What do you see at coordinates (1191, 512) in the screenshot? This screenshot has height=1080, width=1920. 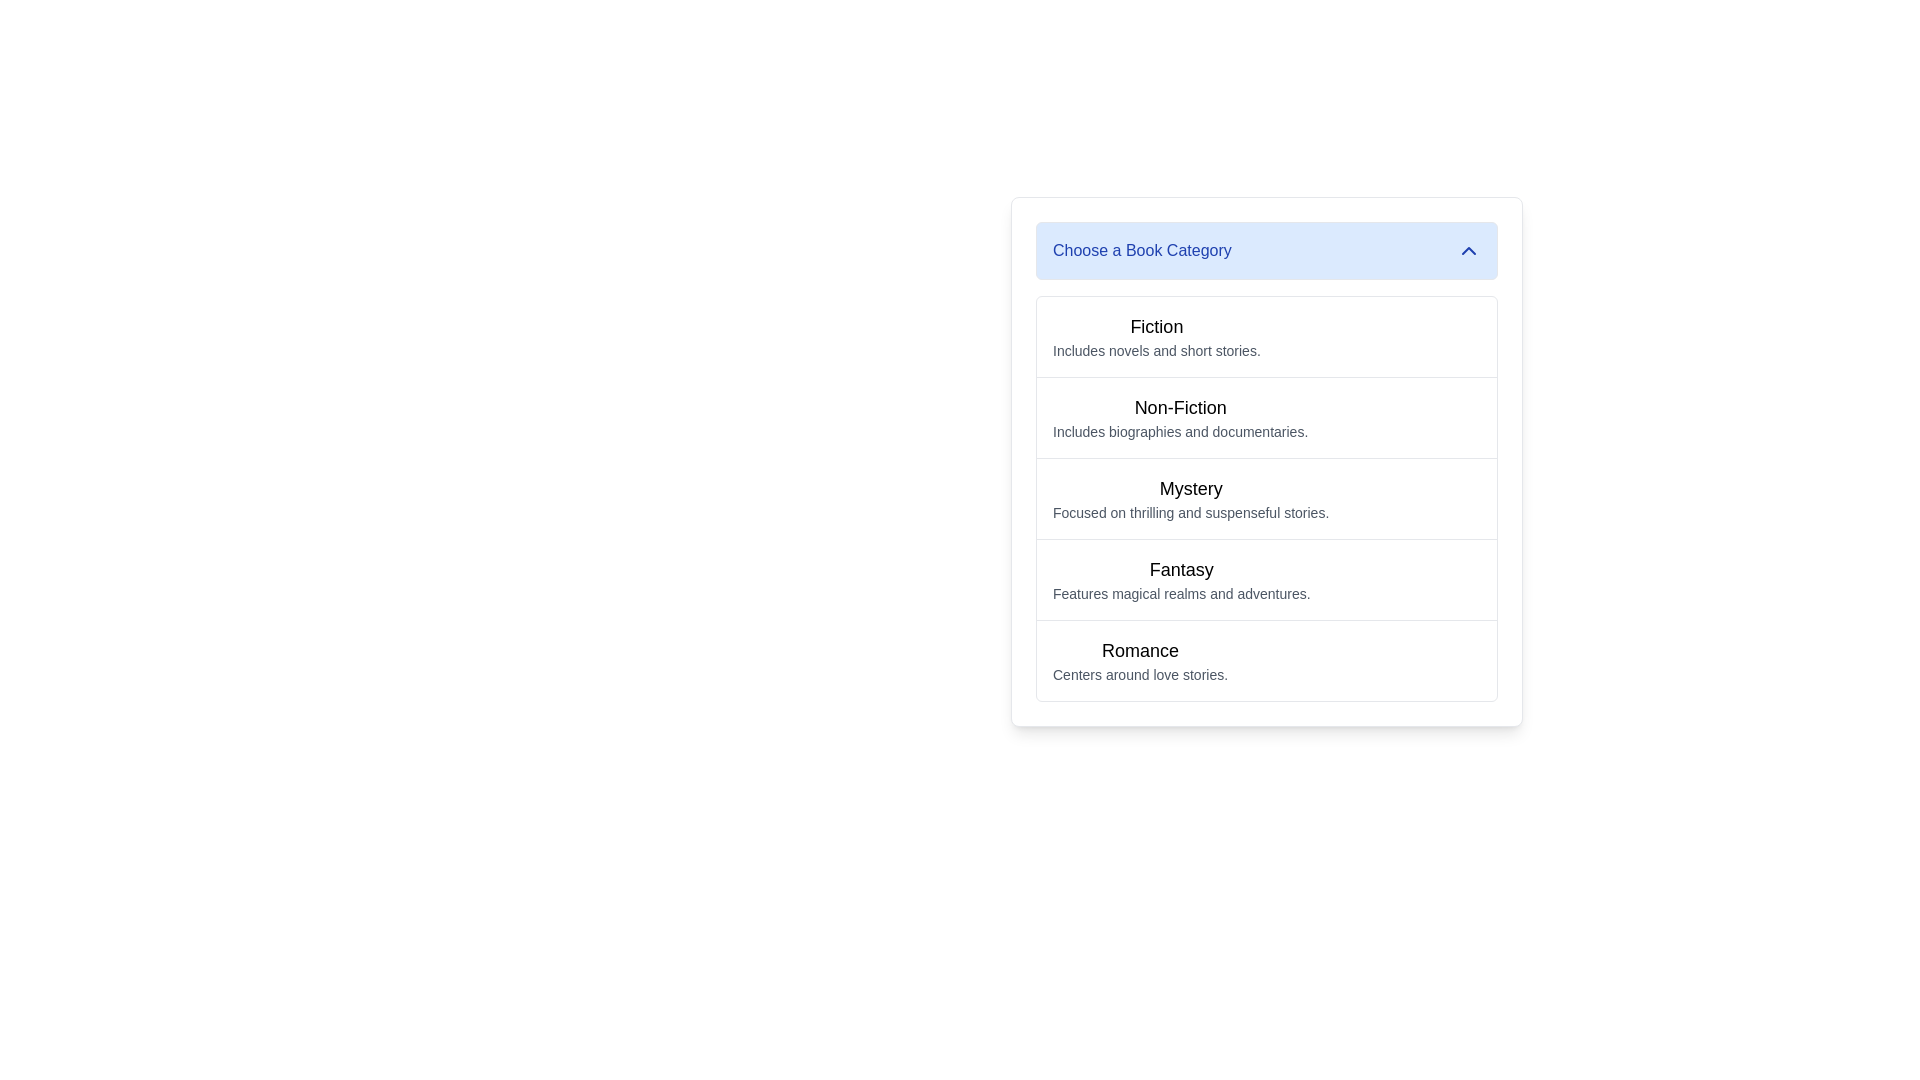 I see `text block containing 'Focused on thrilling and suspenseful stories.' located below the 'Mystery' heading in the 'Choose a Book Category' list` at bounding box center [1191, 512].